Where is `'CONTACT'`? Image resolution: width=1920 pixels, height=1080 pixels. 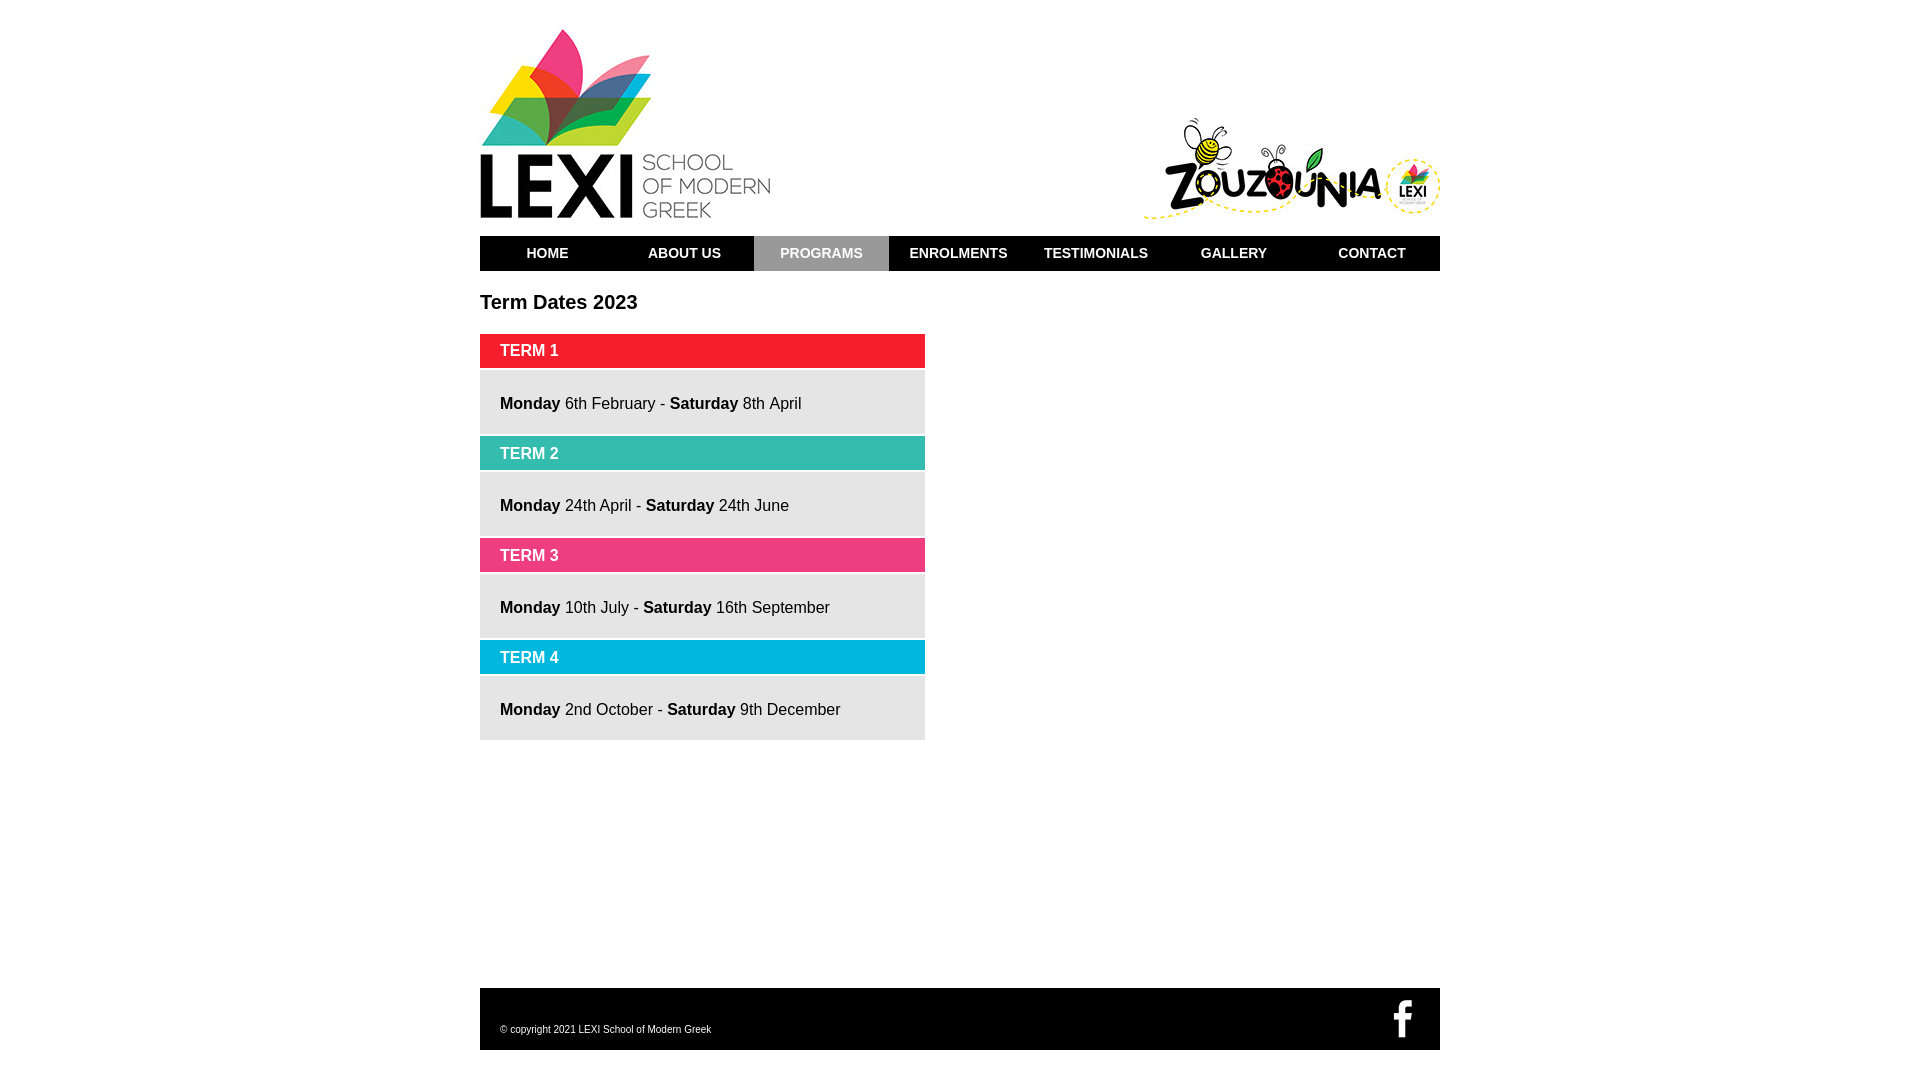
'CONTACT' is located at coordinates (1371, 252).